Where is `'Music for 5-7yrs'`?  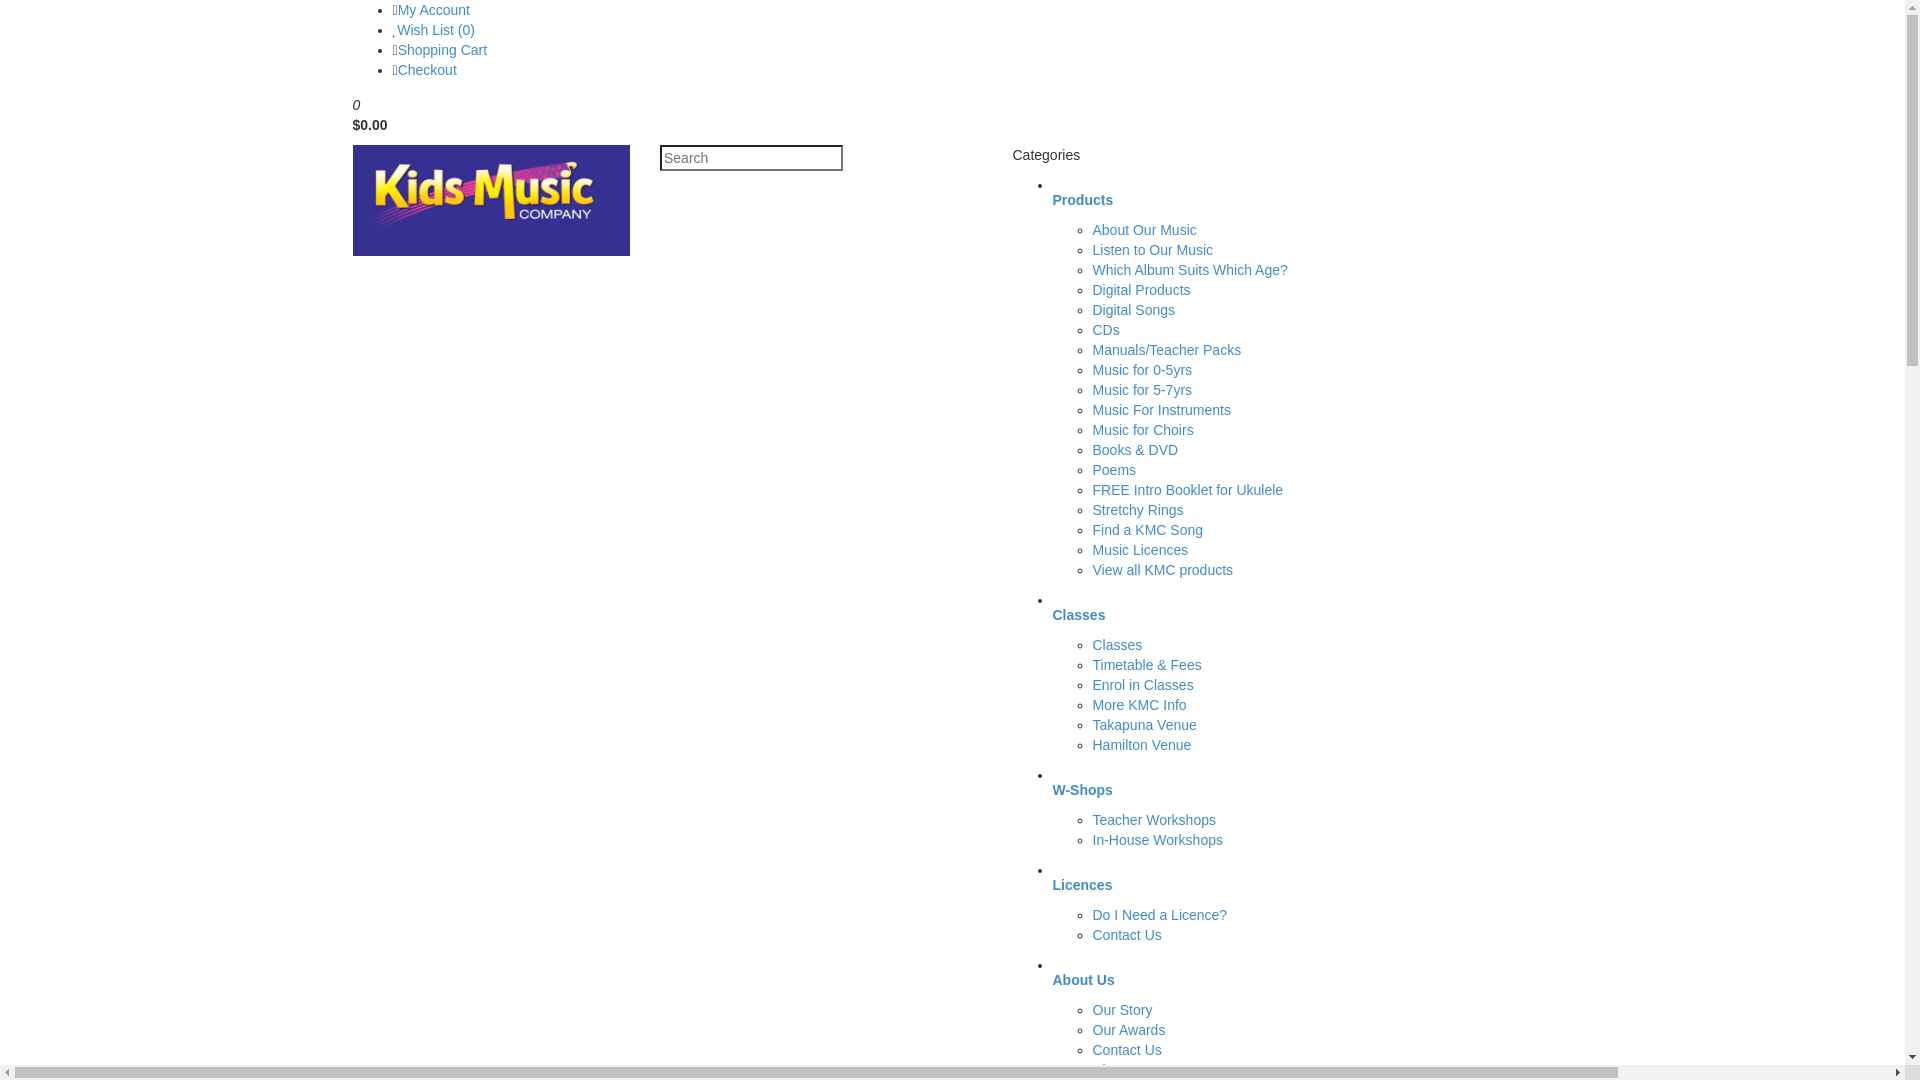
'Music for 5-7yrs' is located at coordinates (1142, 389).